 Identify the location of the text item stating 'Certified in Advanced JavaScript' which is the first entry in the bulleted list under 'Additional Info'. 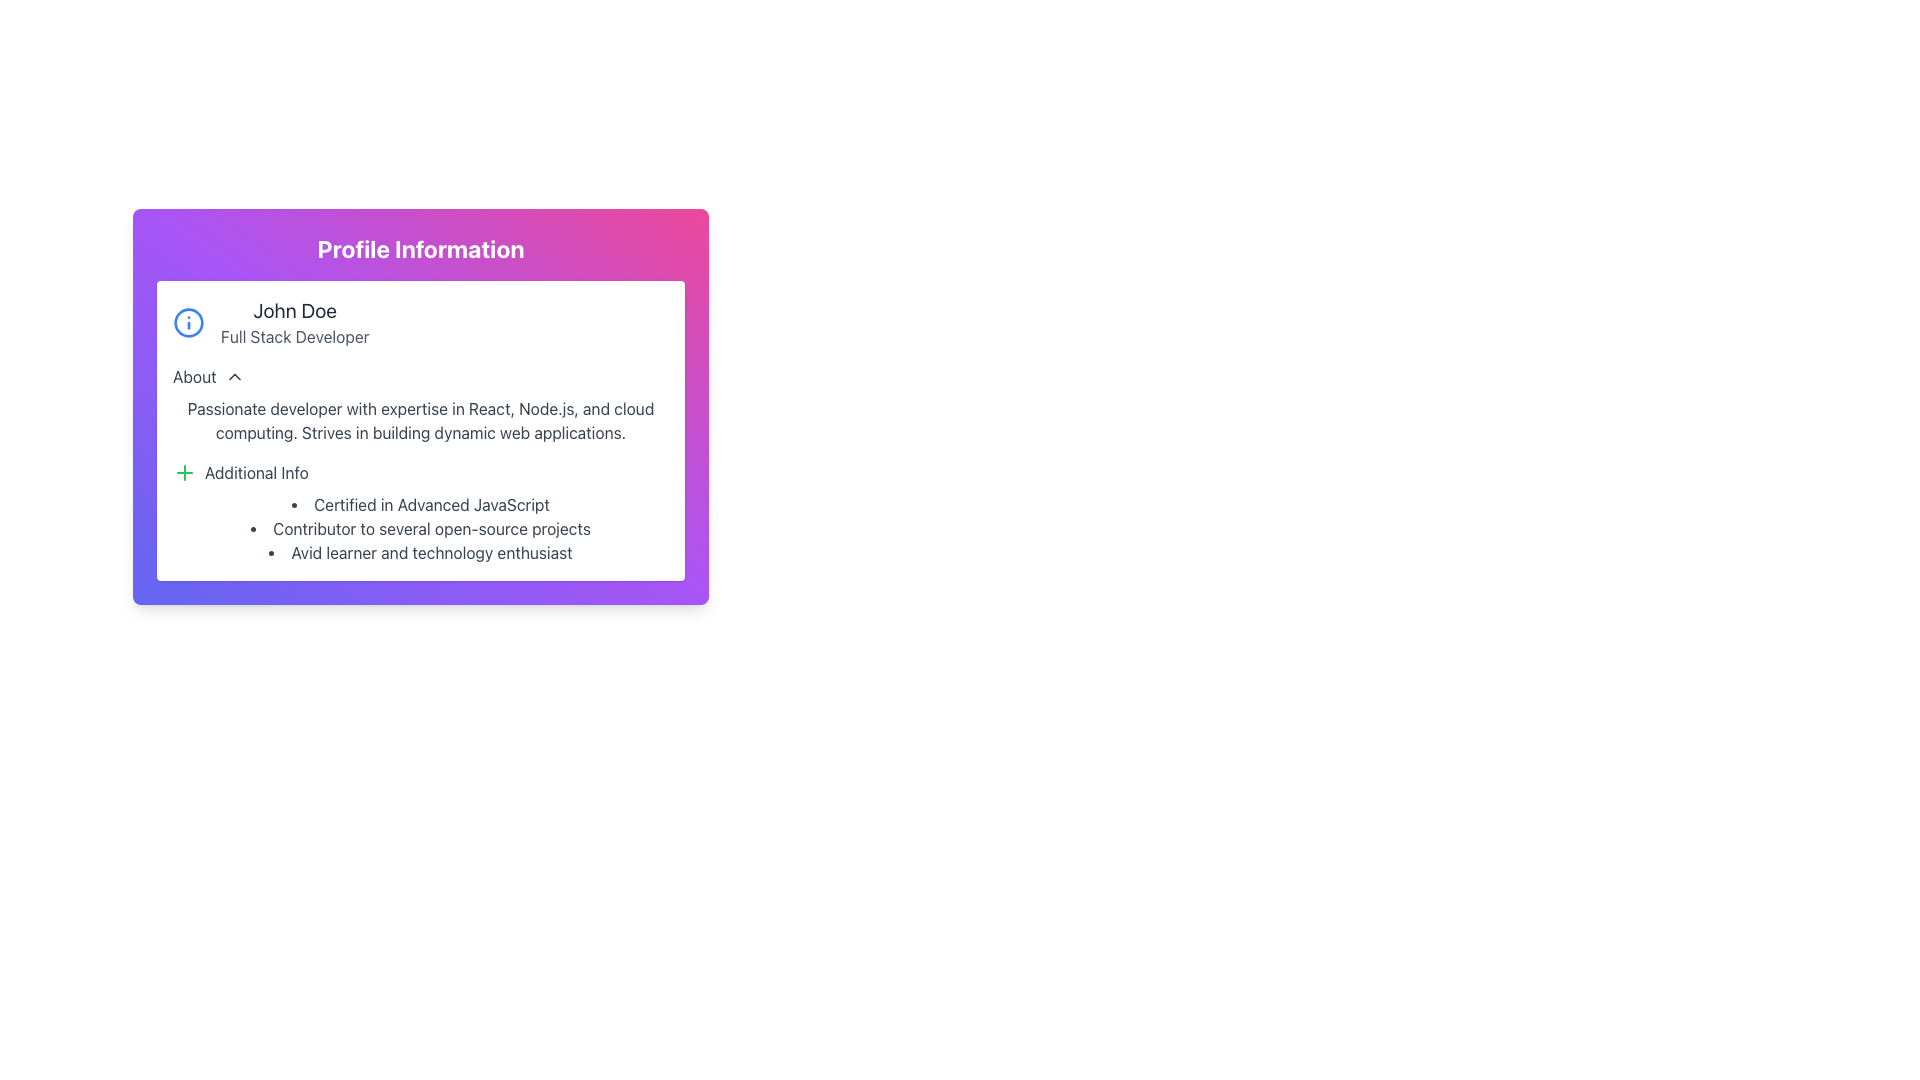
(420, 504).